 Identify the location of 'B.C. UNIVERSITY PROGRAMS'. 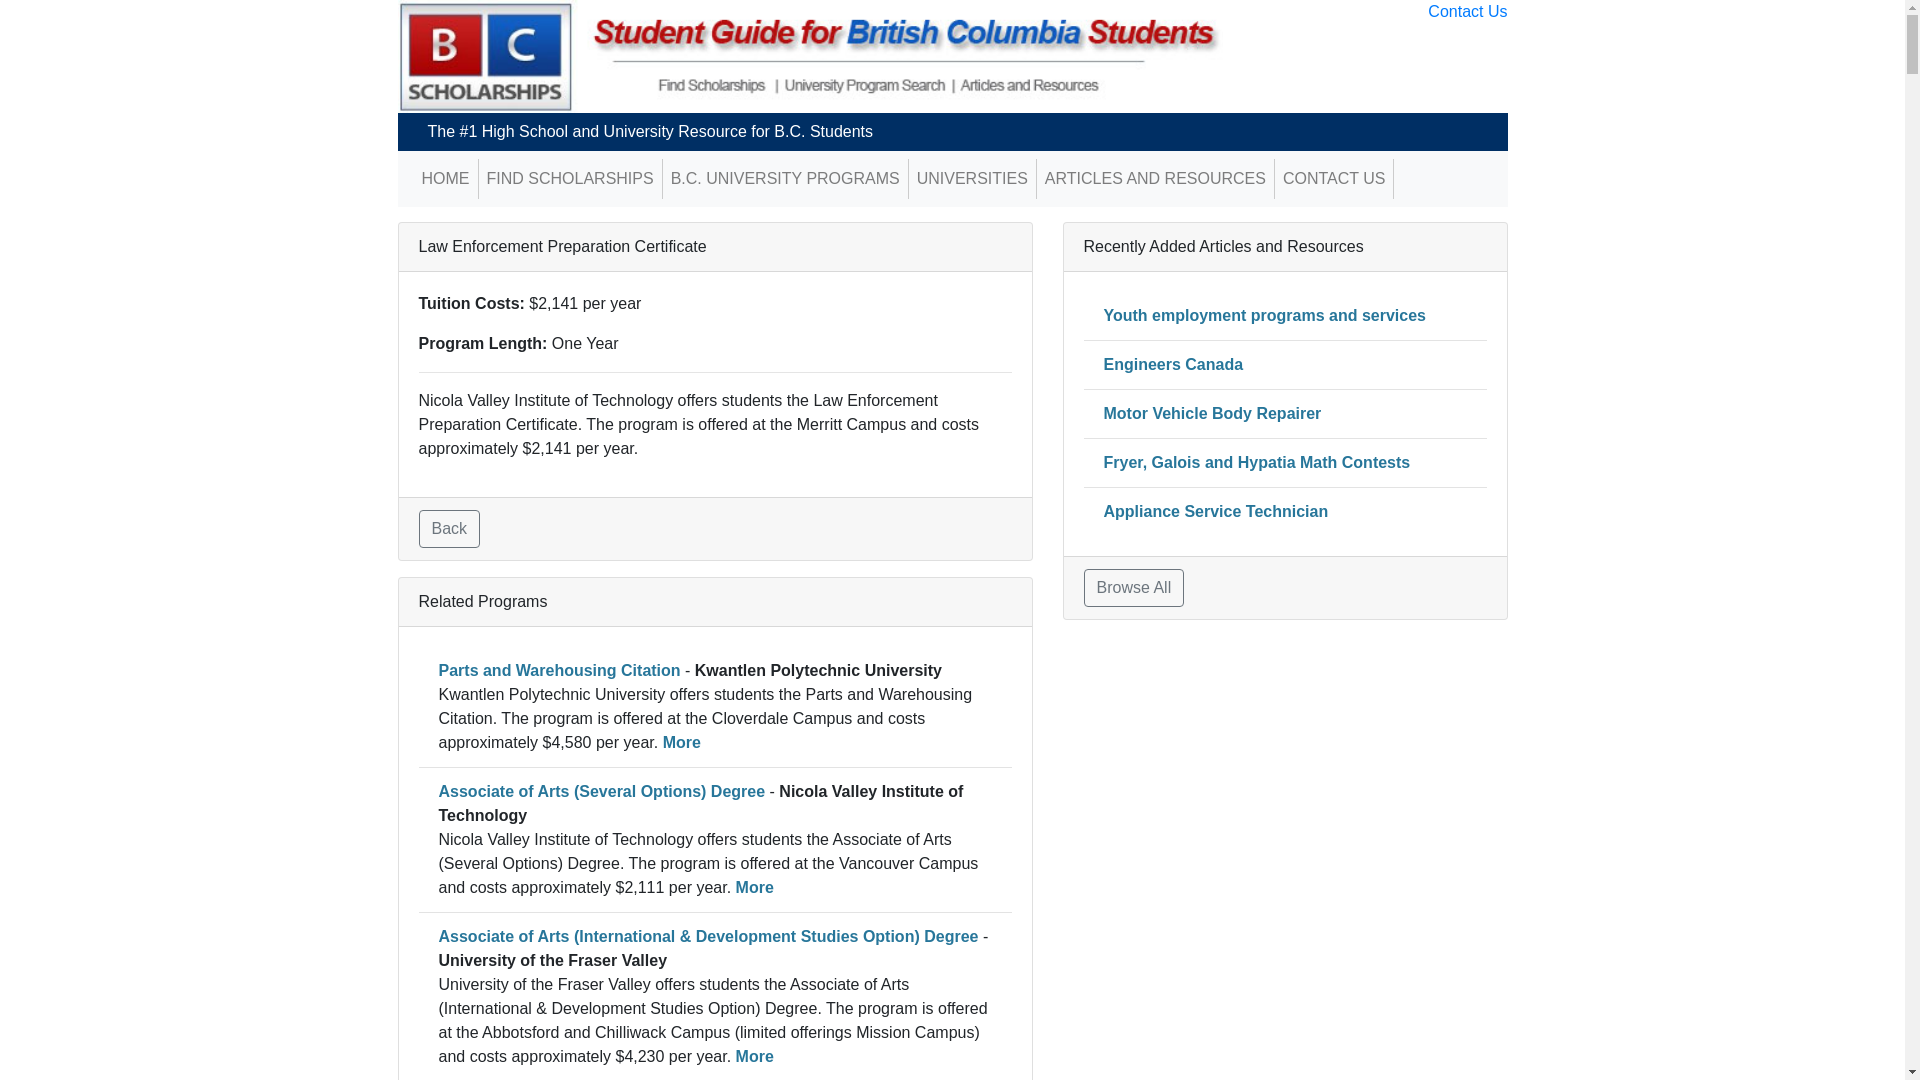
(662, 177).